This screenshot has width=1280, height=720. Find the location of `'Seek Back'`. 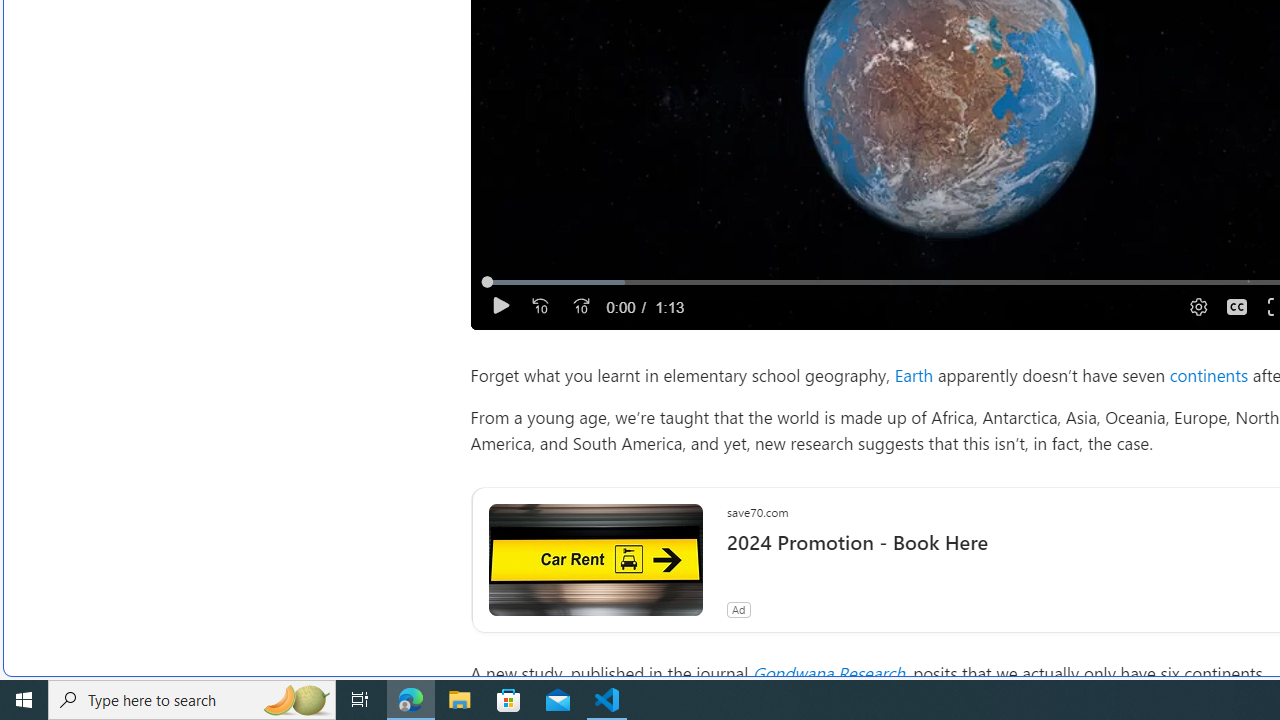

'Seek Back' is located at coordinates (540, 306).